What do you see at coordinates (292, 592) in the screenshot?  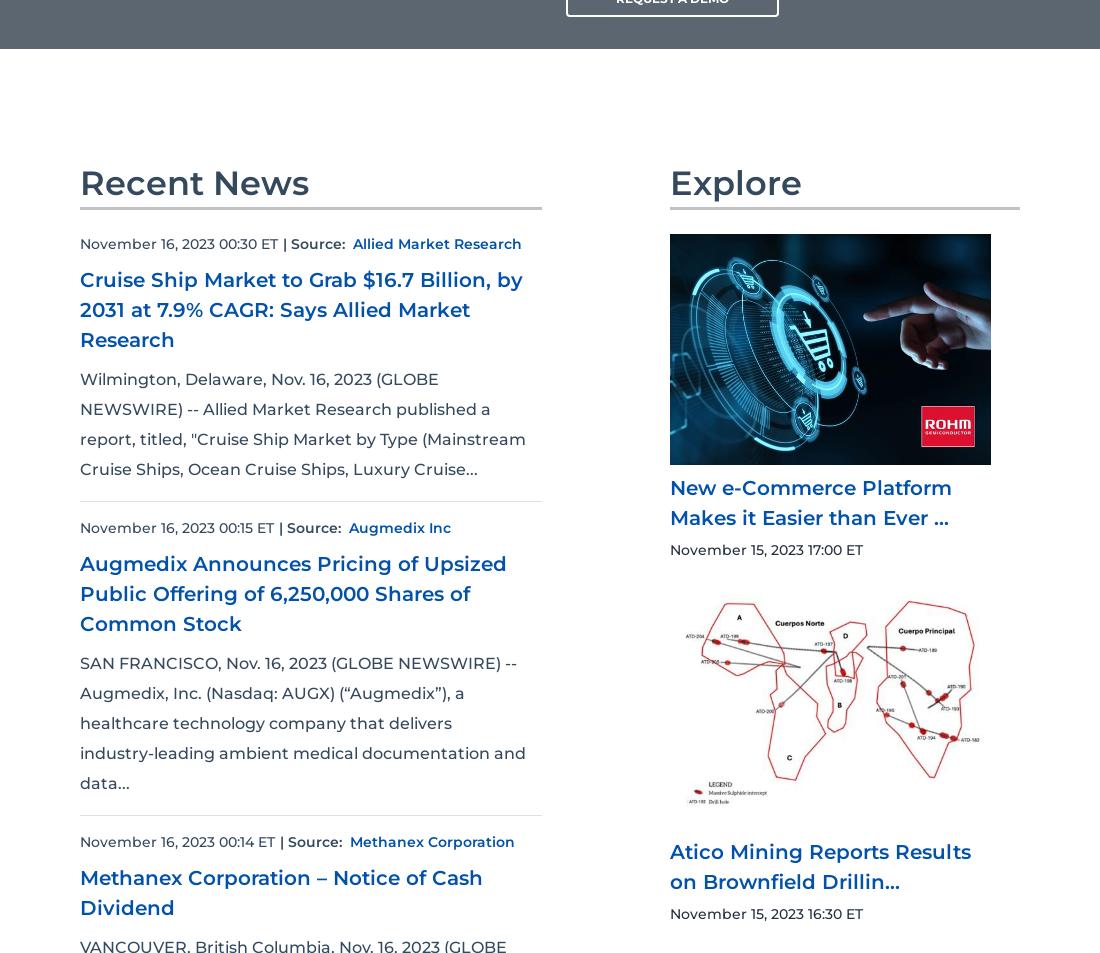 I see `'Augmedix Announces Pricing of Upsized Public Offering of 6,250,000 Shares of Common Stock'` at bounding box center [292, 592].